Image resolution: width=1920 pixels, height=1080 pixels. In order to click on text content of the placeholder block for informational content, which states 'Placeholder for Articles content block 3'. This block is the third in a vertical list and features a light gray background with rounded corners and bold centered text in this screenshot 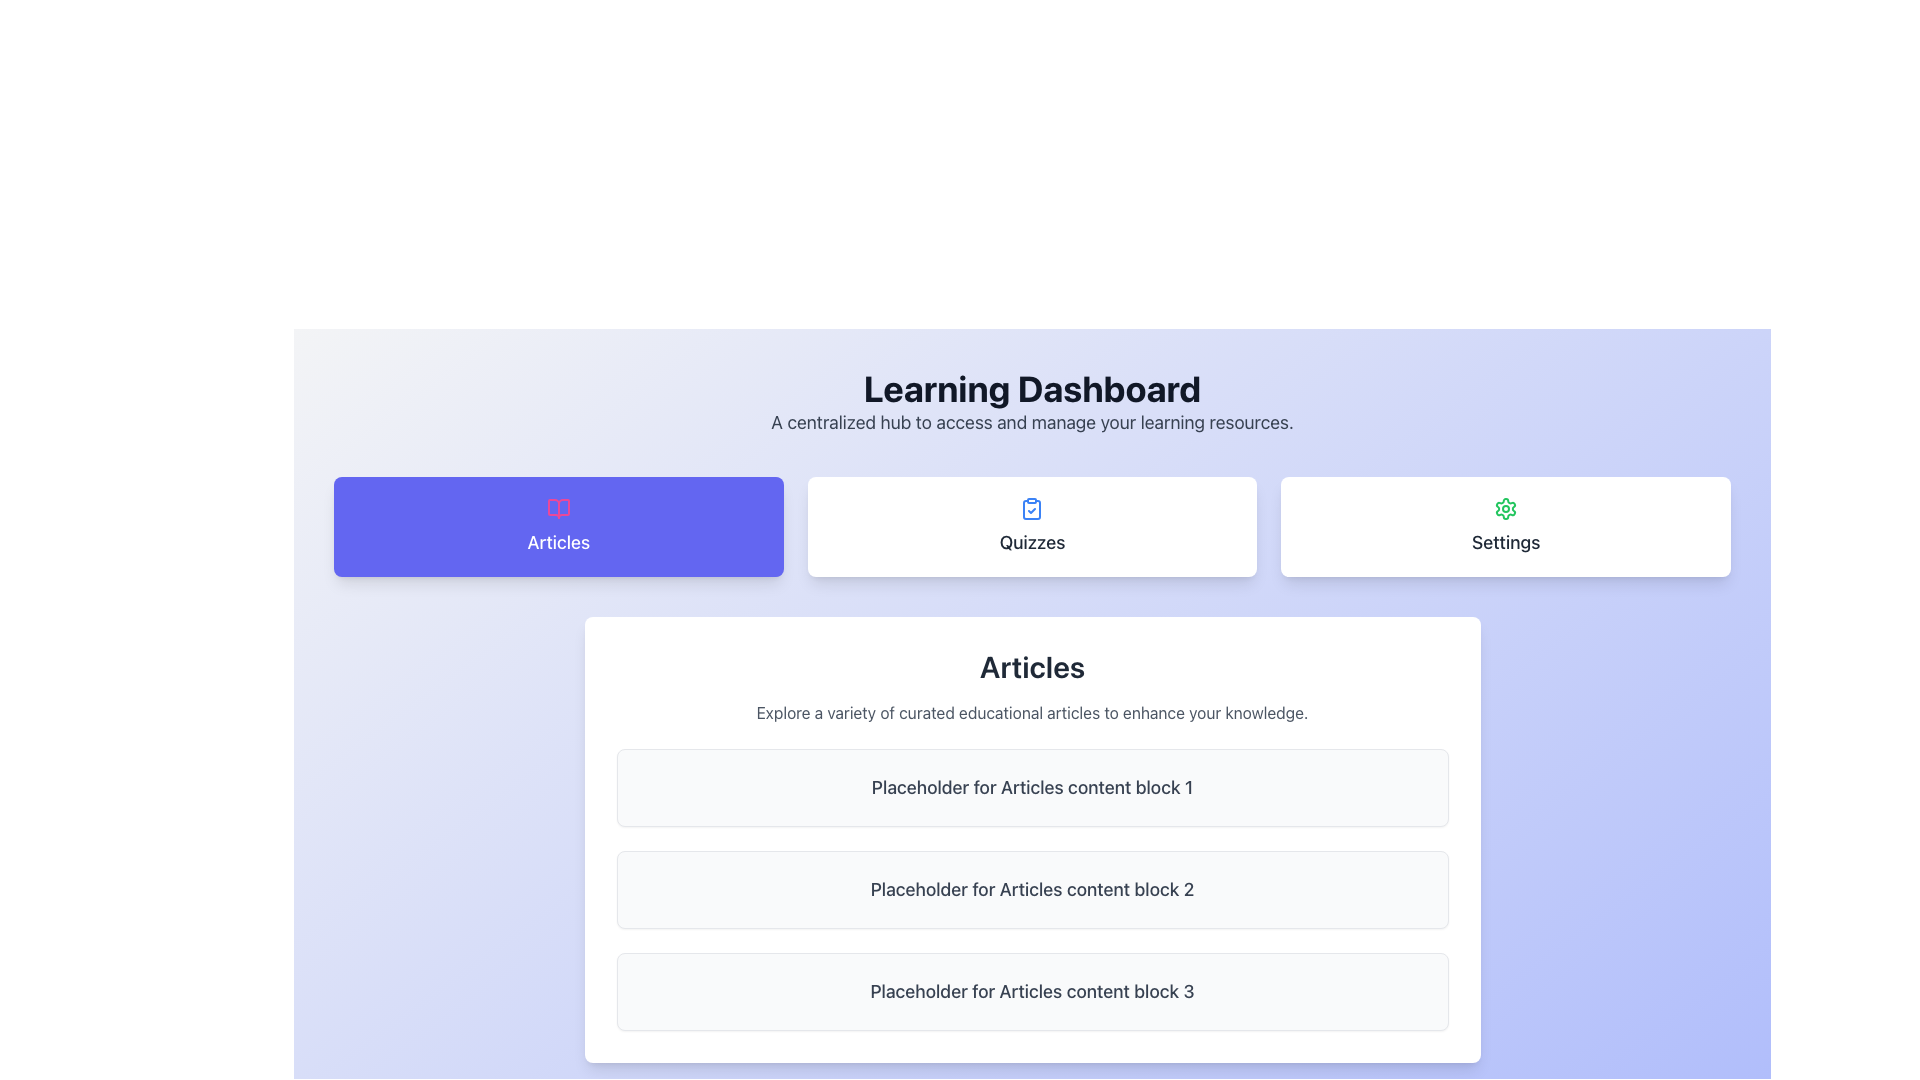, I will do `click(1032, 991)`.